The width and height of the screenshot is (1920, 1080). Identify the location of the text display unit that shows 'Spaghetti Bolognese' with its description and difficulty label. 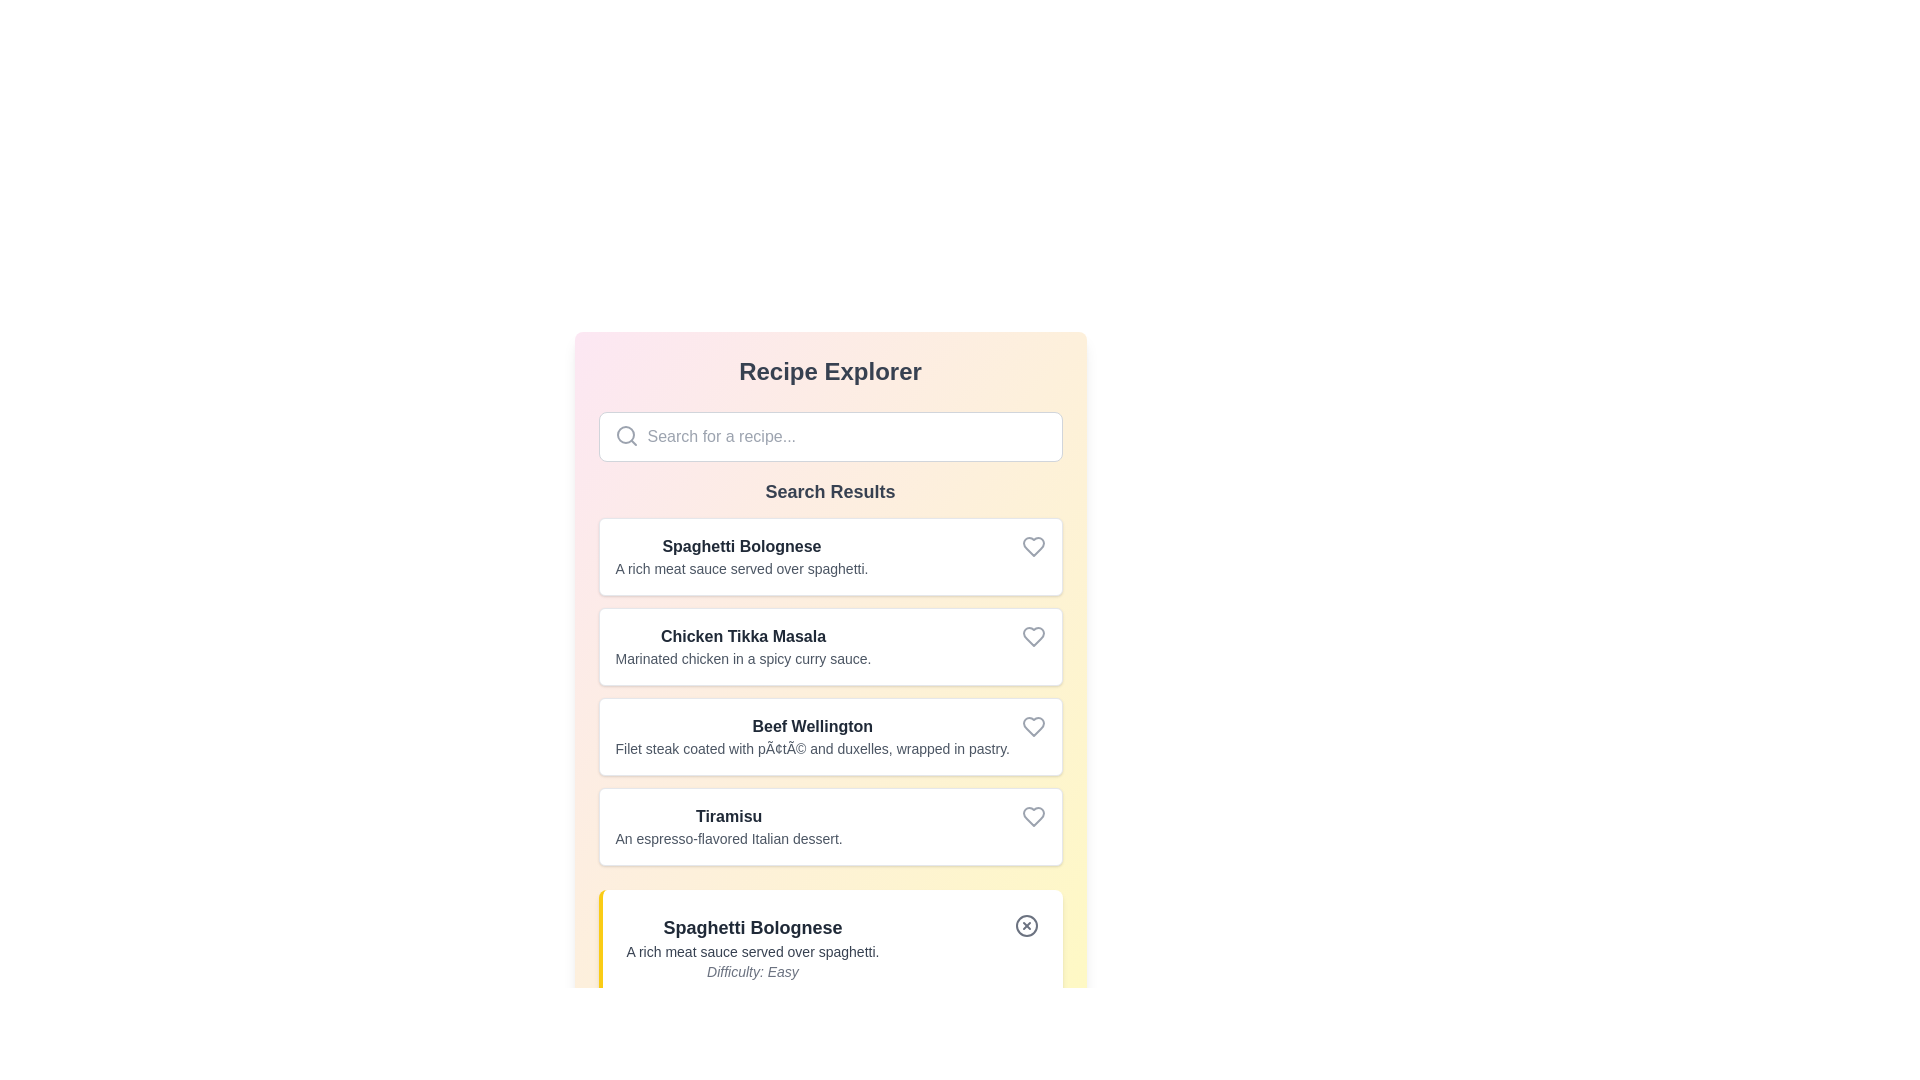
(752, 947).